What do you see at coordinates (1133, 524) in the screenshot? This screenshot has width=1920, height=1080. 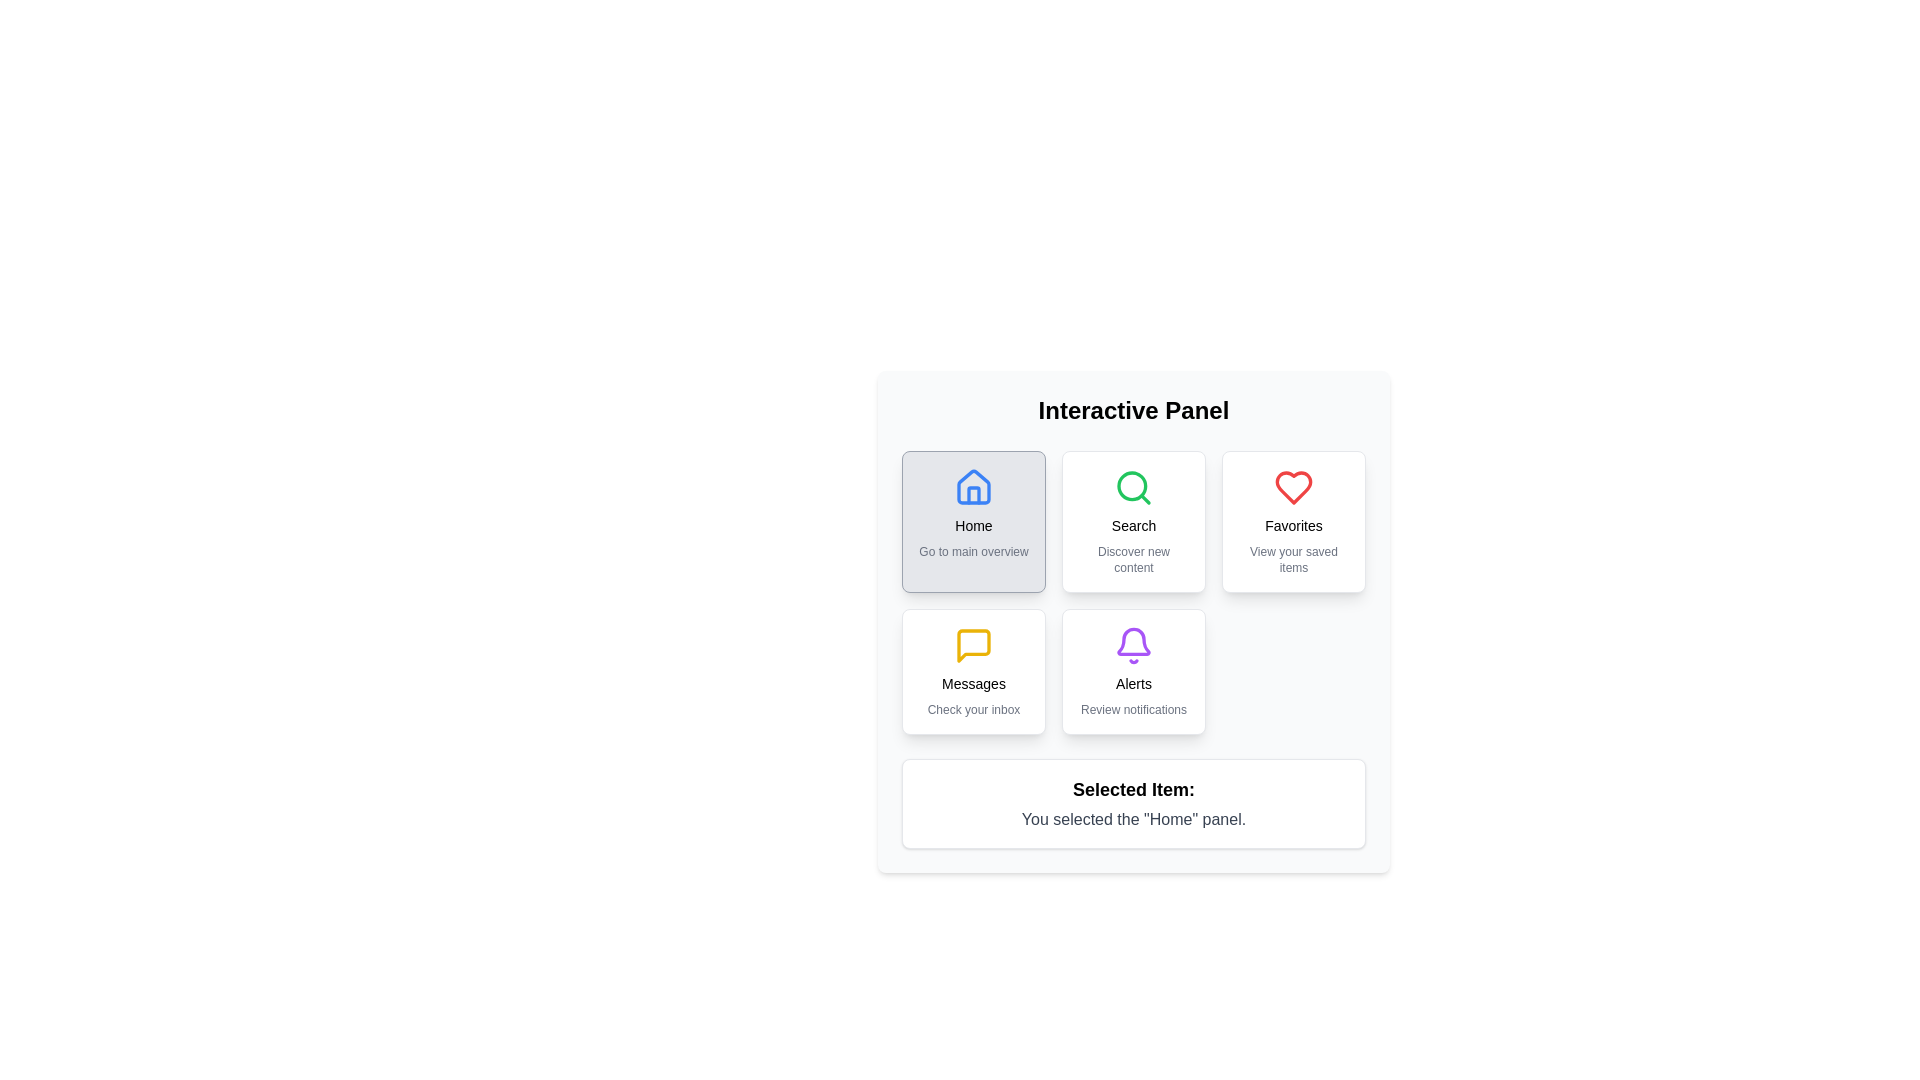 I see `the 'Search' text label, which is styled with a smaller font and medium weight, located in the card labeled 'Discover new content'` at bounding box center [1133, 524].